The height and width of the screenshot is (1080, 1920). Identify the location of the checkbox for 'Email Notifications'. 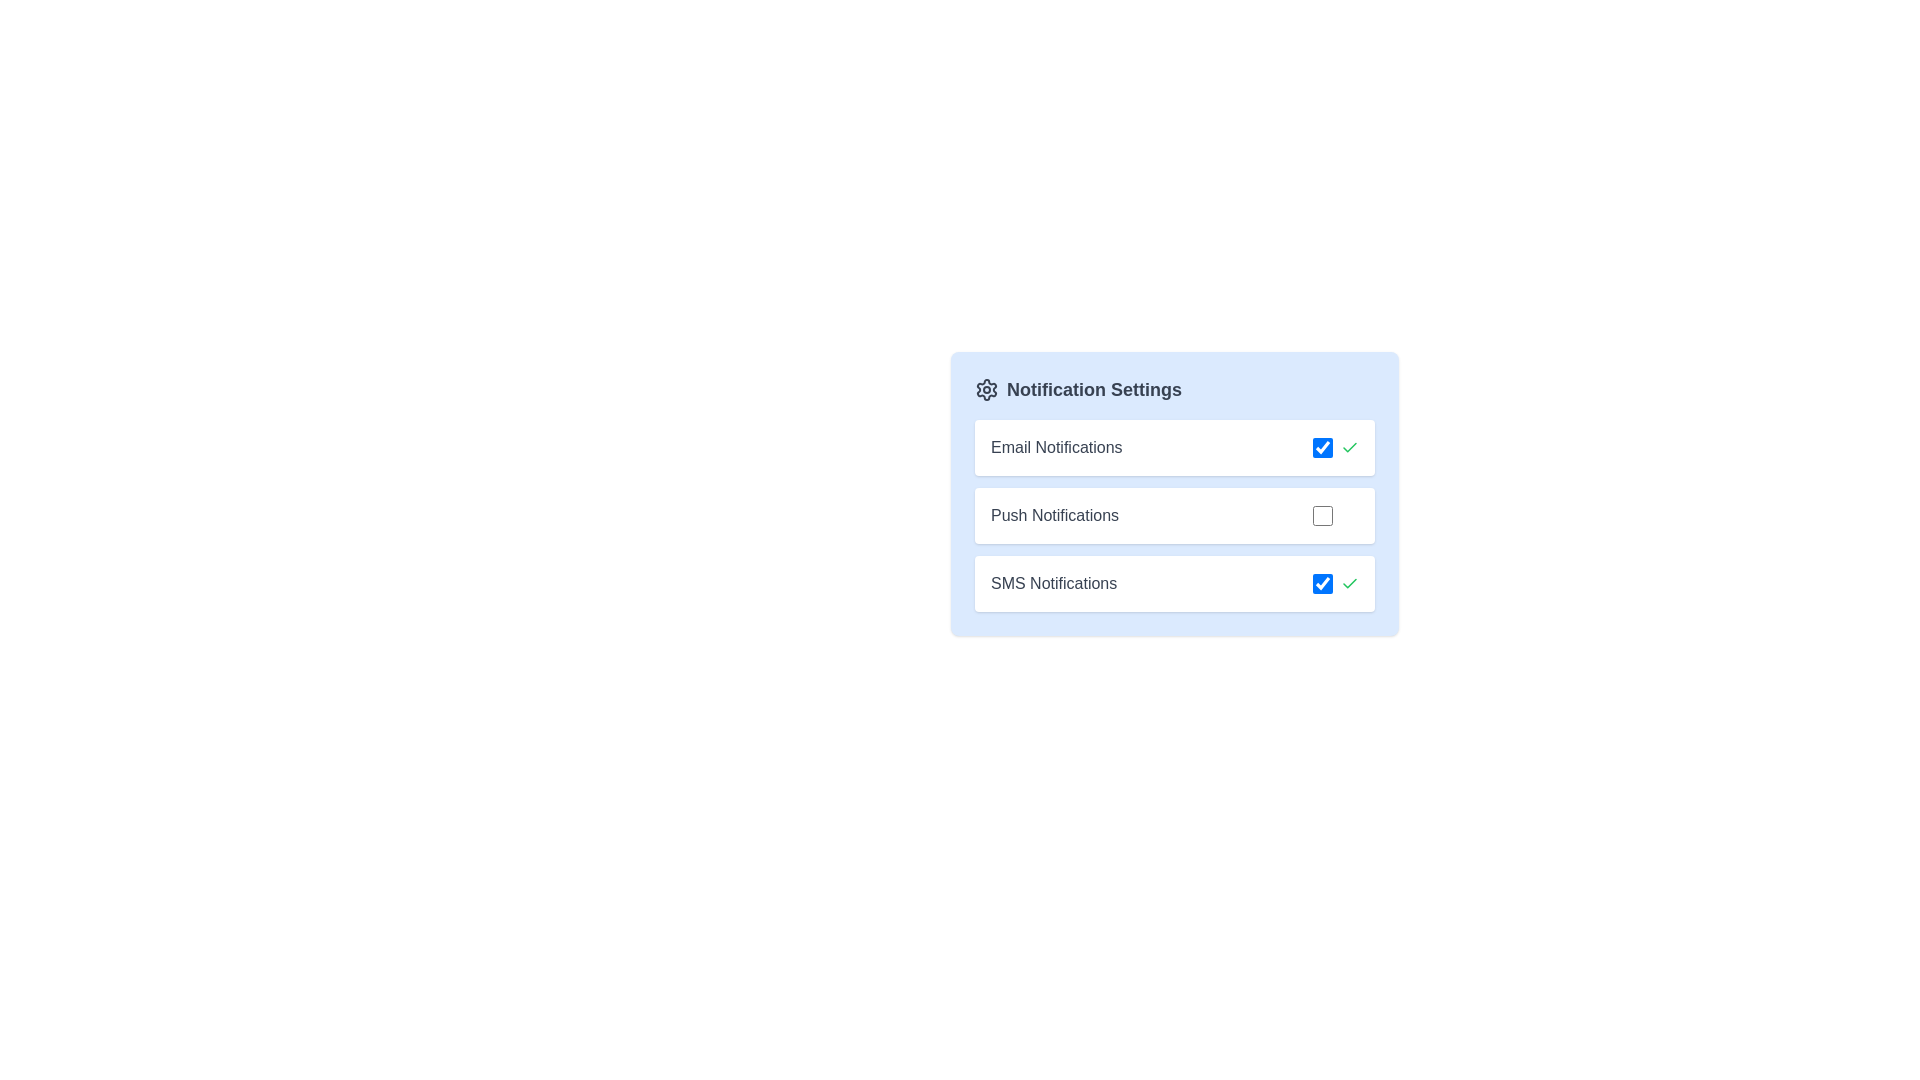
(1335, 446).